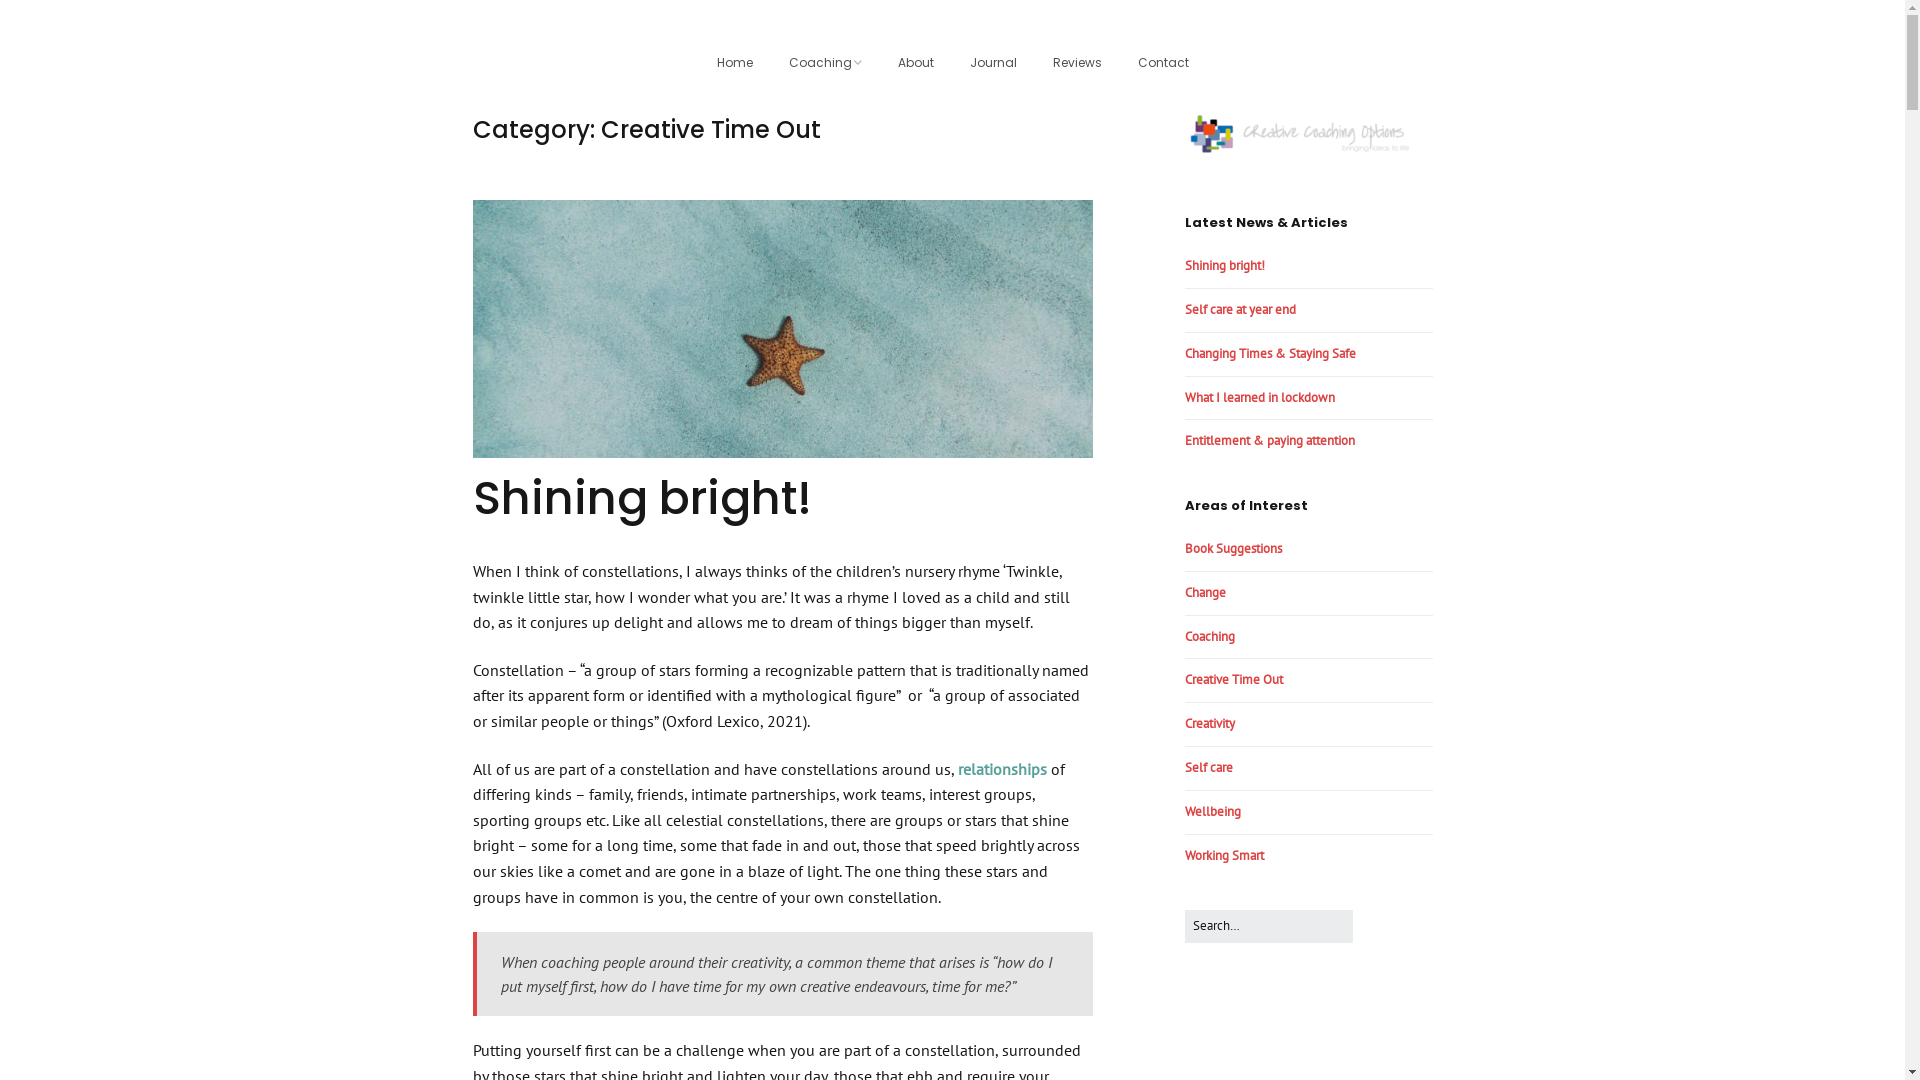  Describe the element at coordinates (1208, 723) in the screenshot. I see `'Creativity'` at that location.